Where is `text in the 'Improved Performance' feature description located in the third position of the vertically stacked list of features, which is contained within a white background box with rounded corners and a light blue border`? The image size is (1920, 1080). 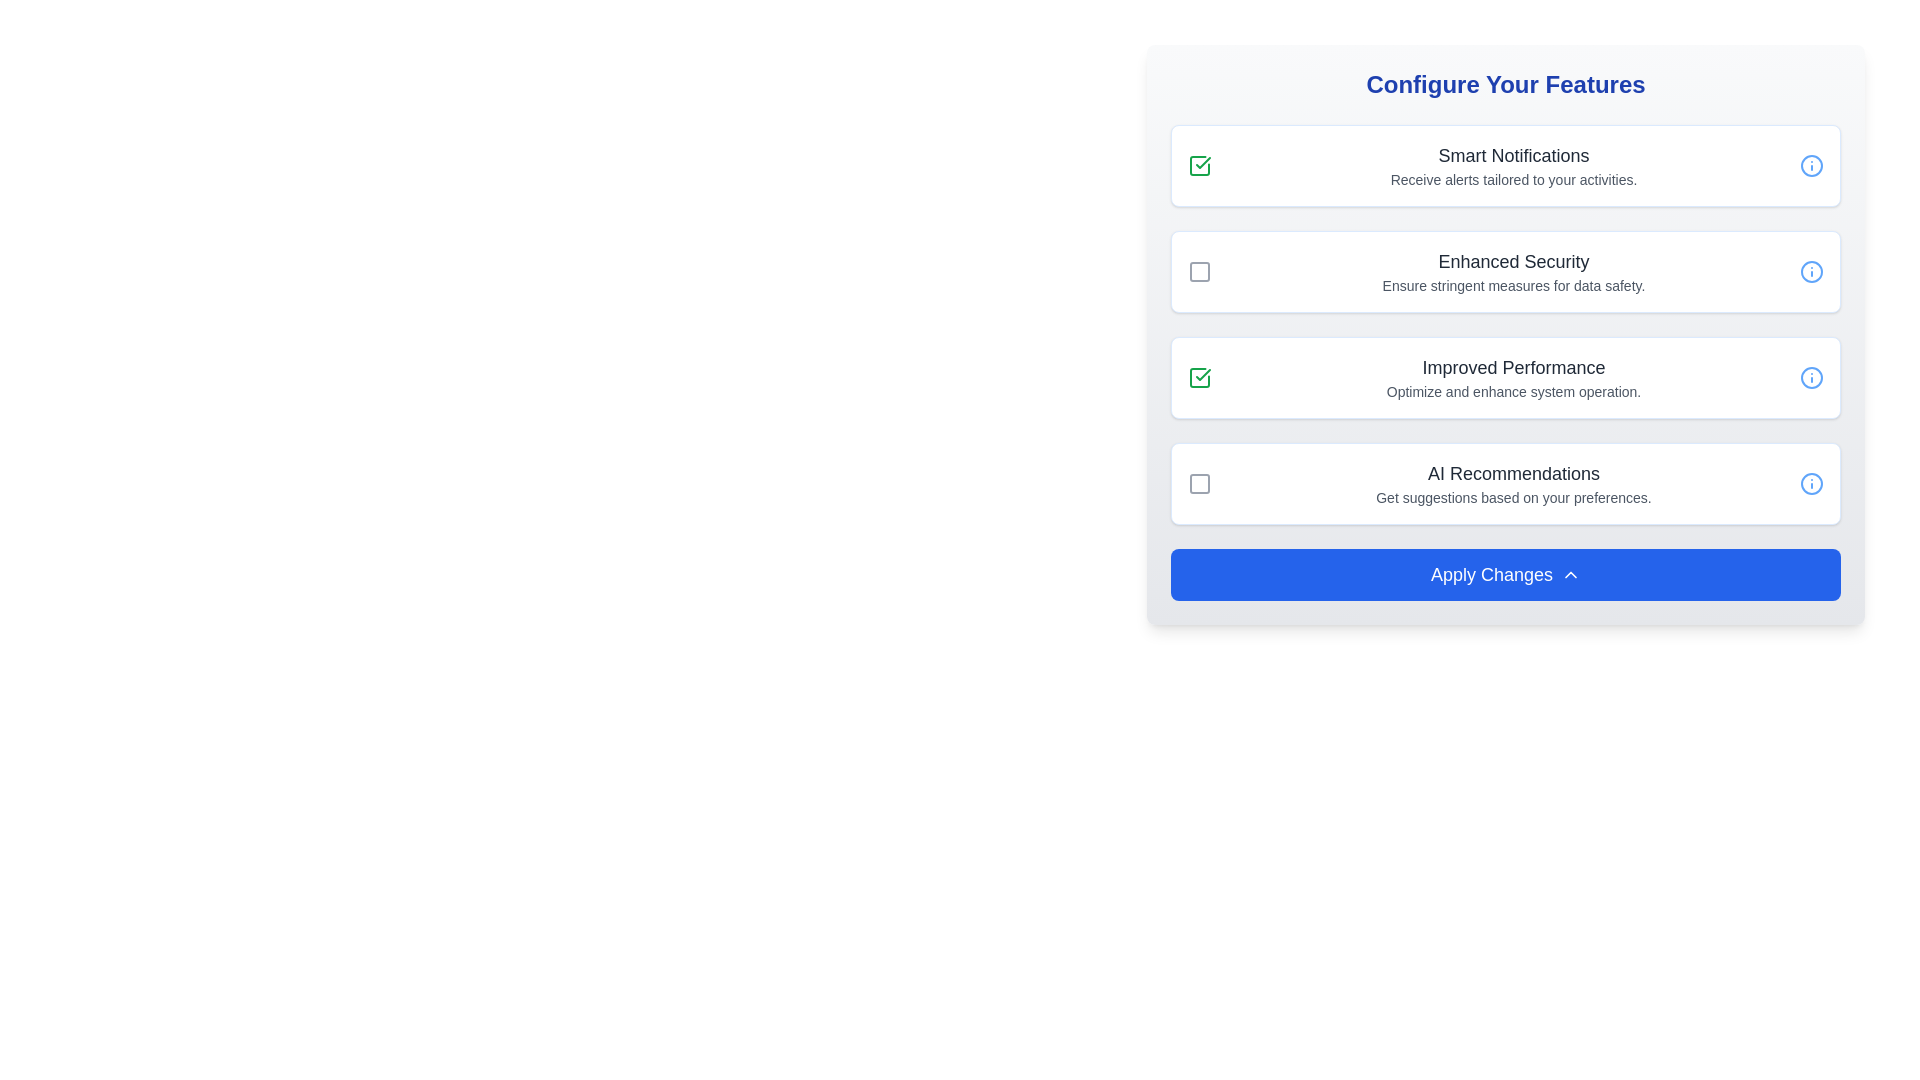
text in the 'Improved Performance' feature description located in the third position of the vertically stacked list of features, which is contained within a white background box with rounded corners and a light blue border is located at coordinates (1513, 378).